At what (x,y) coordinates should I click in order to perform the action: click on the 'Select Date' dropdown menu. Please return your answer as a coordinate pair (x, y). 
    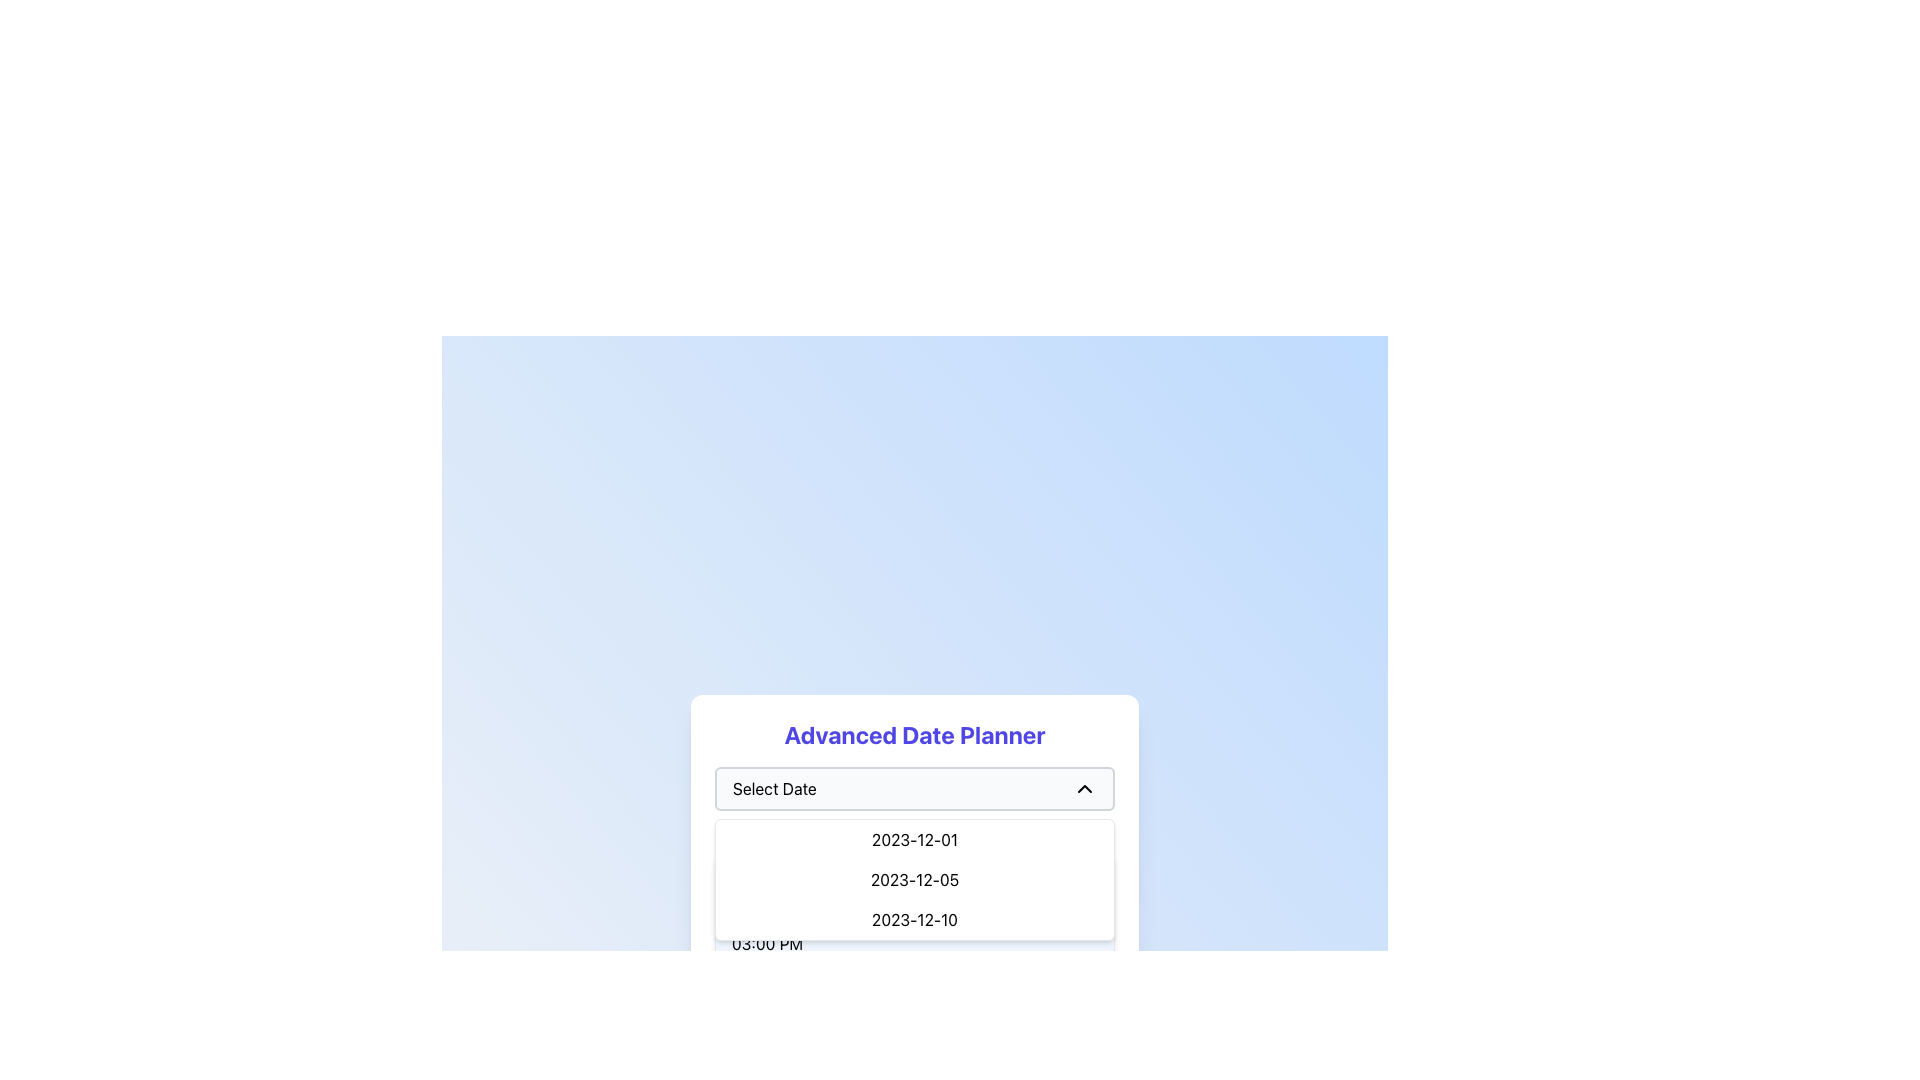
    Looking at the image, I should click on (914, 788).